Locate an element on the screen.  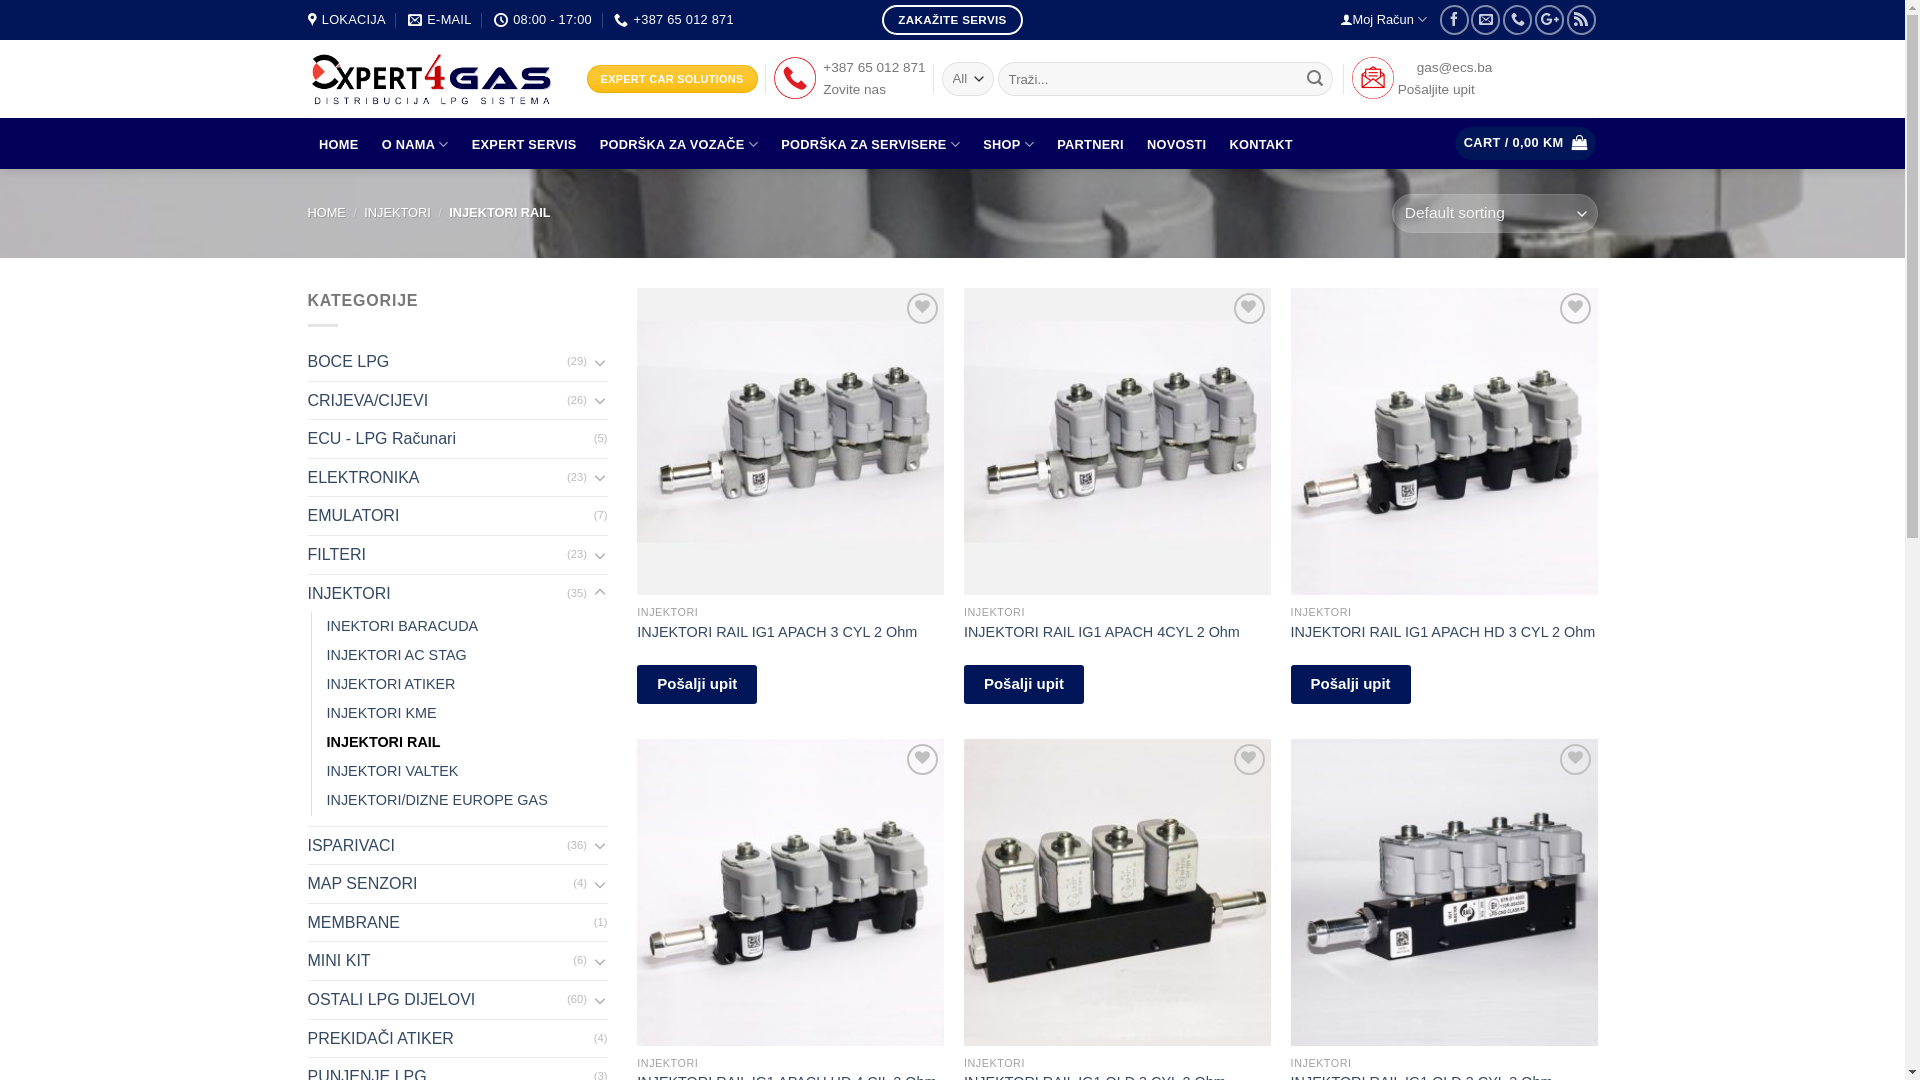
'ISPARIVACI' is located at coordinates (436, 845).